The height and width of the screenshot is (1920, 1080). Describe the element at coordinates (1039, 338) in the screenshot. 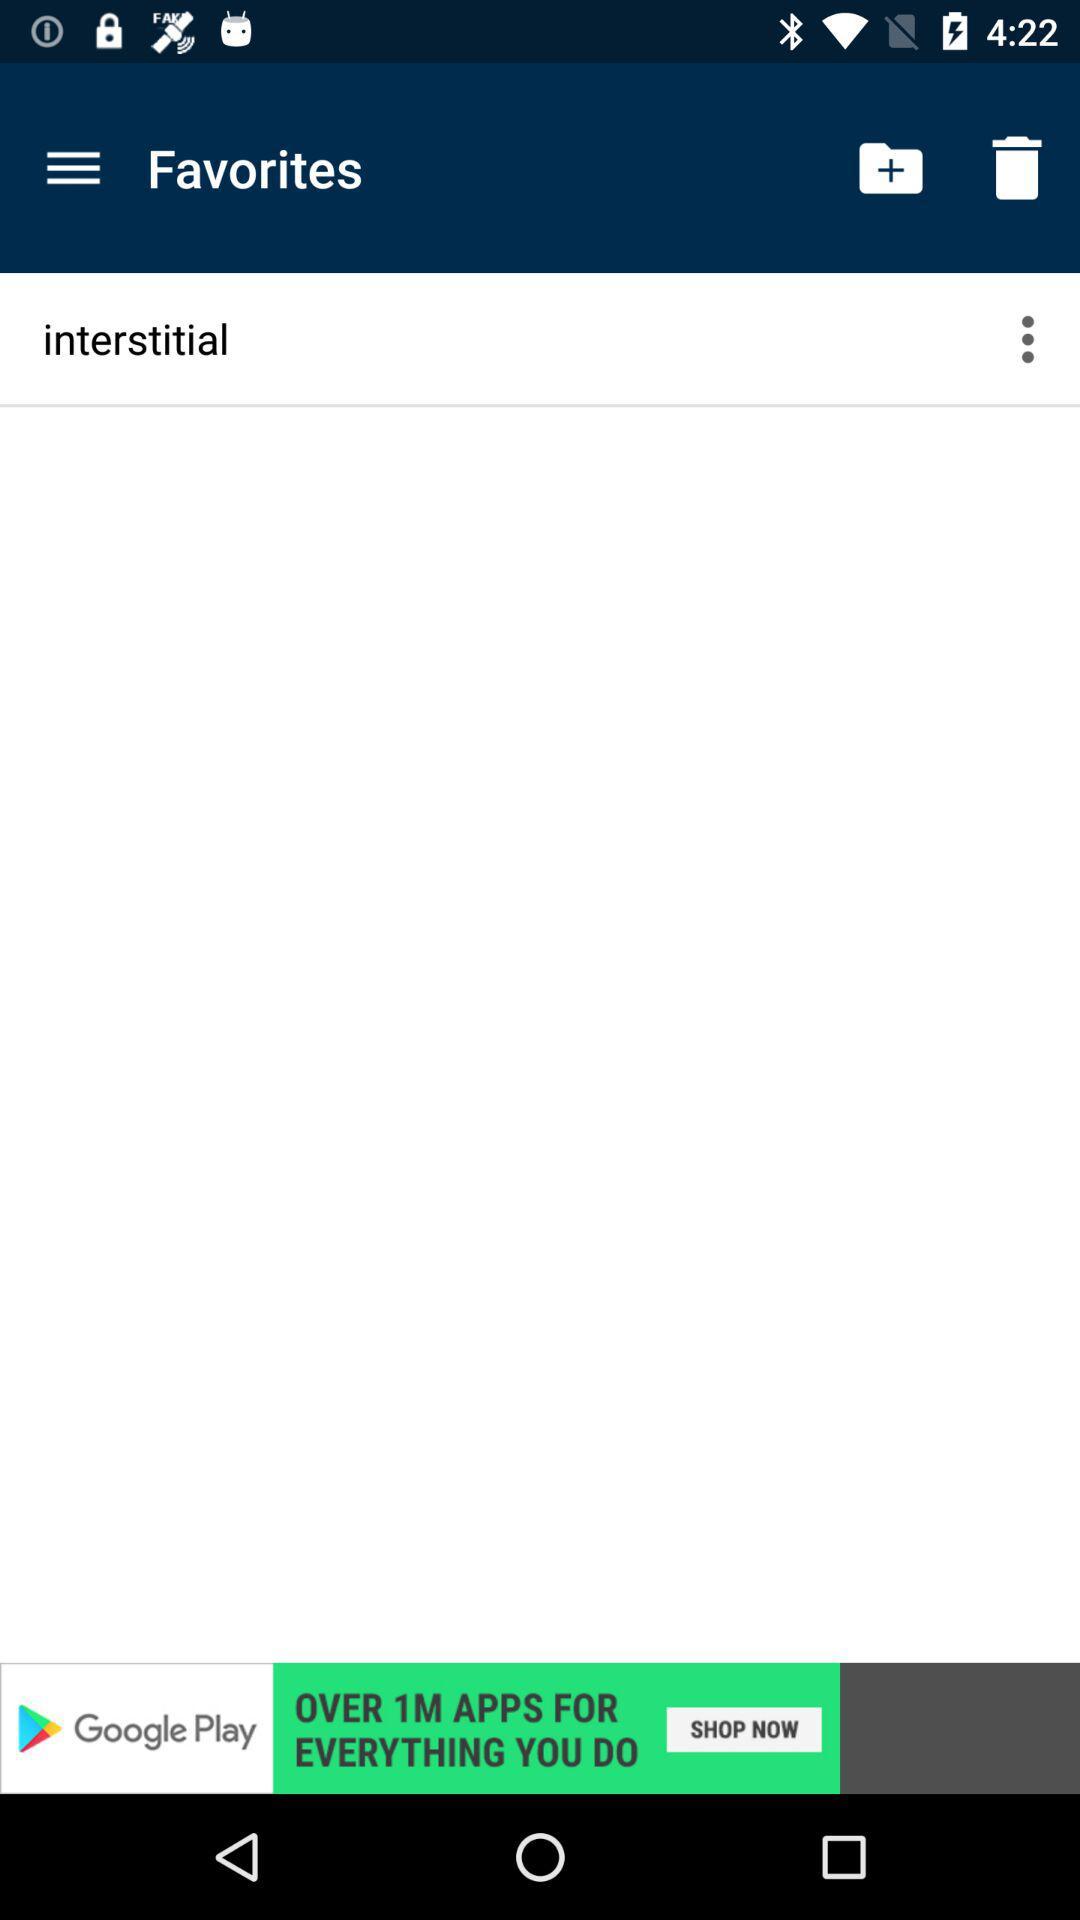

I see `expand information` at that location.